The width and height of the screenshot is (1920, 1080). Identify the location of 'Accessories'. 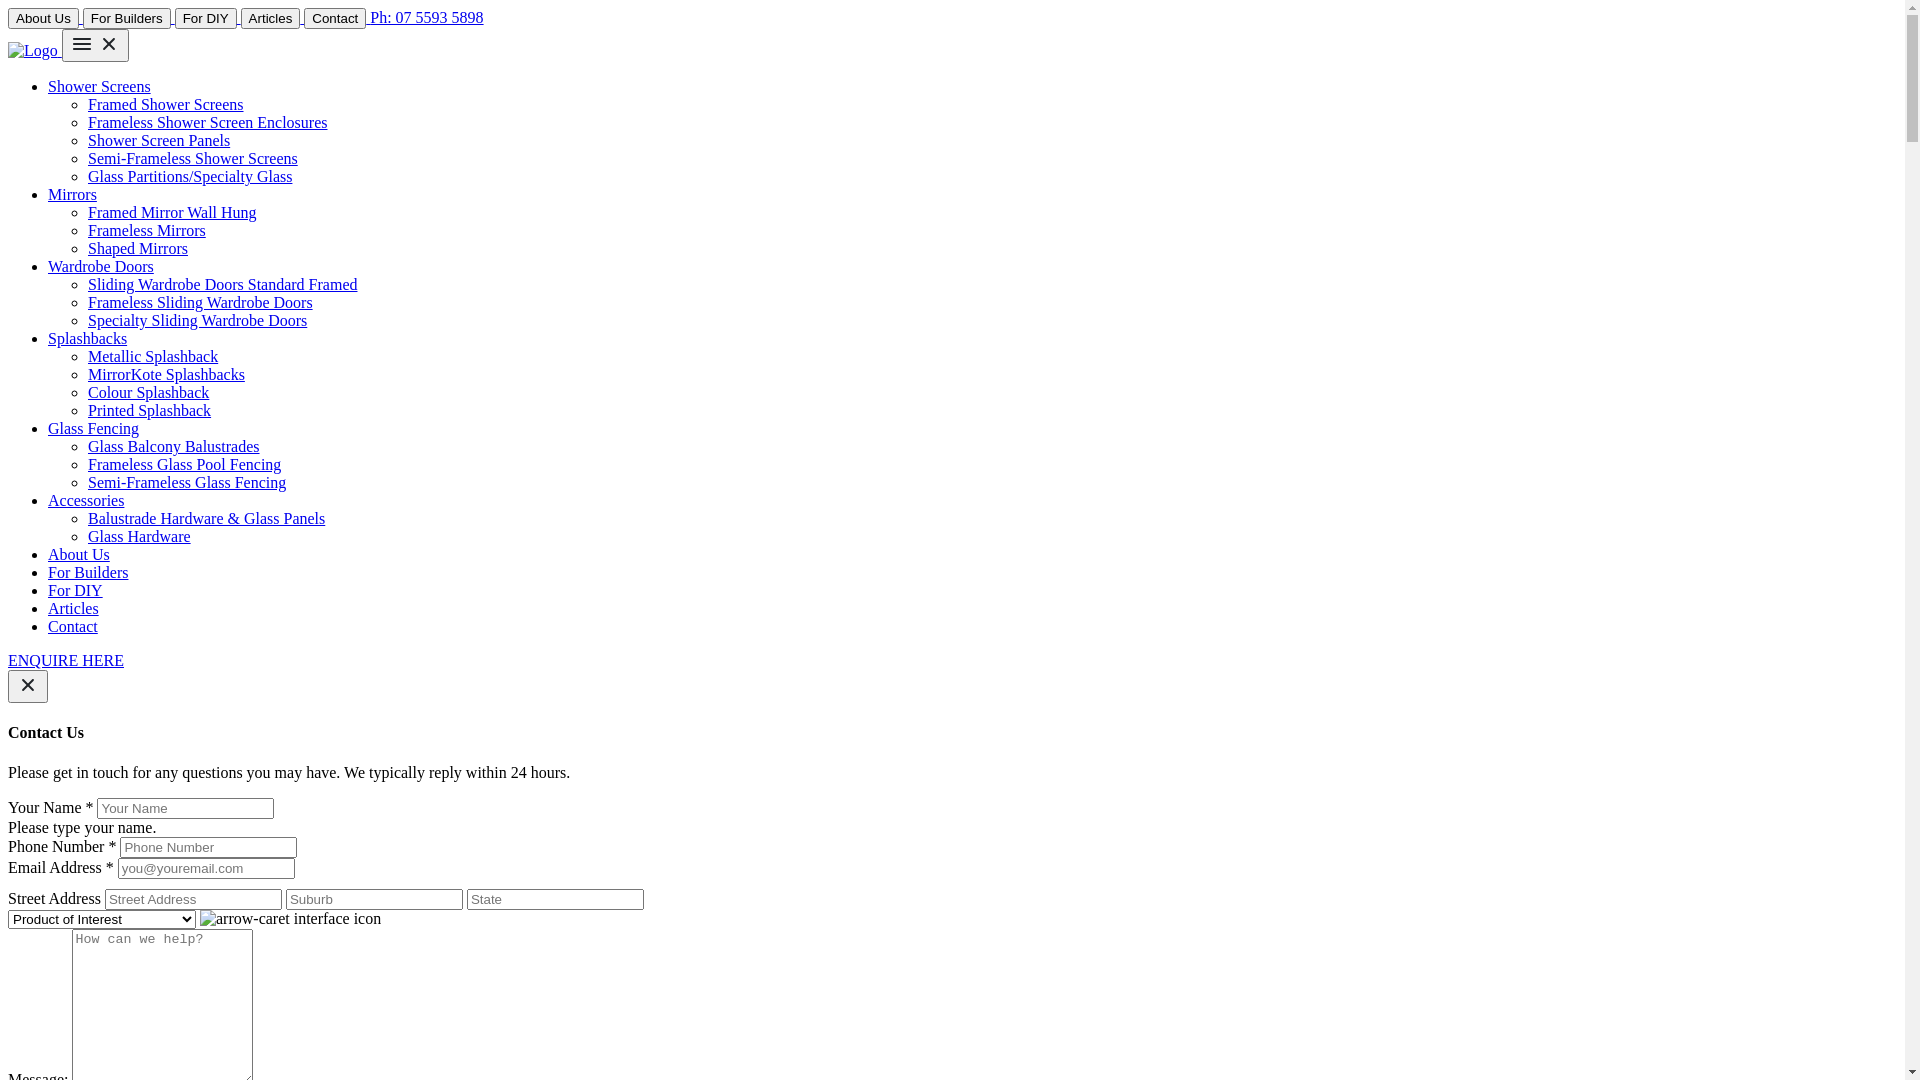
(85, 499).